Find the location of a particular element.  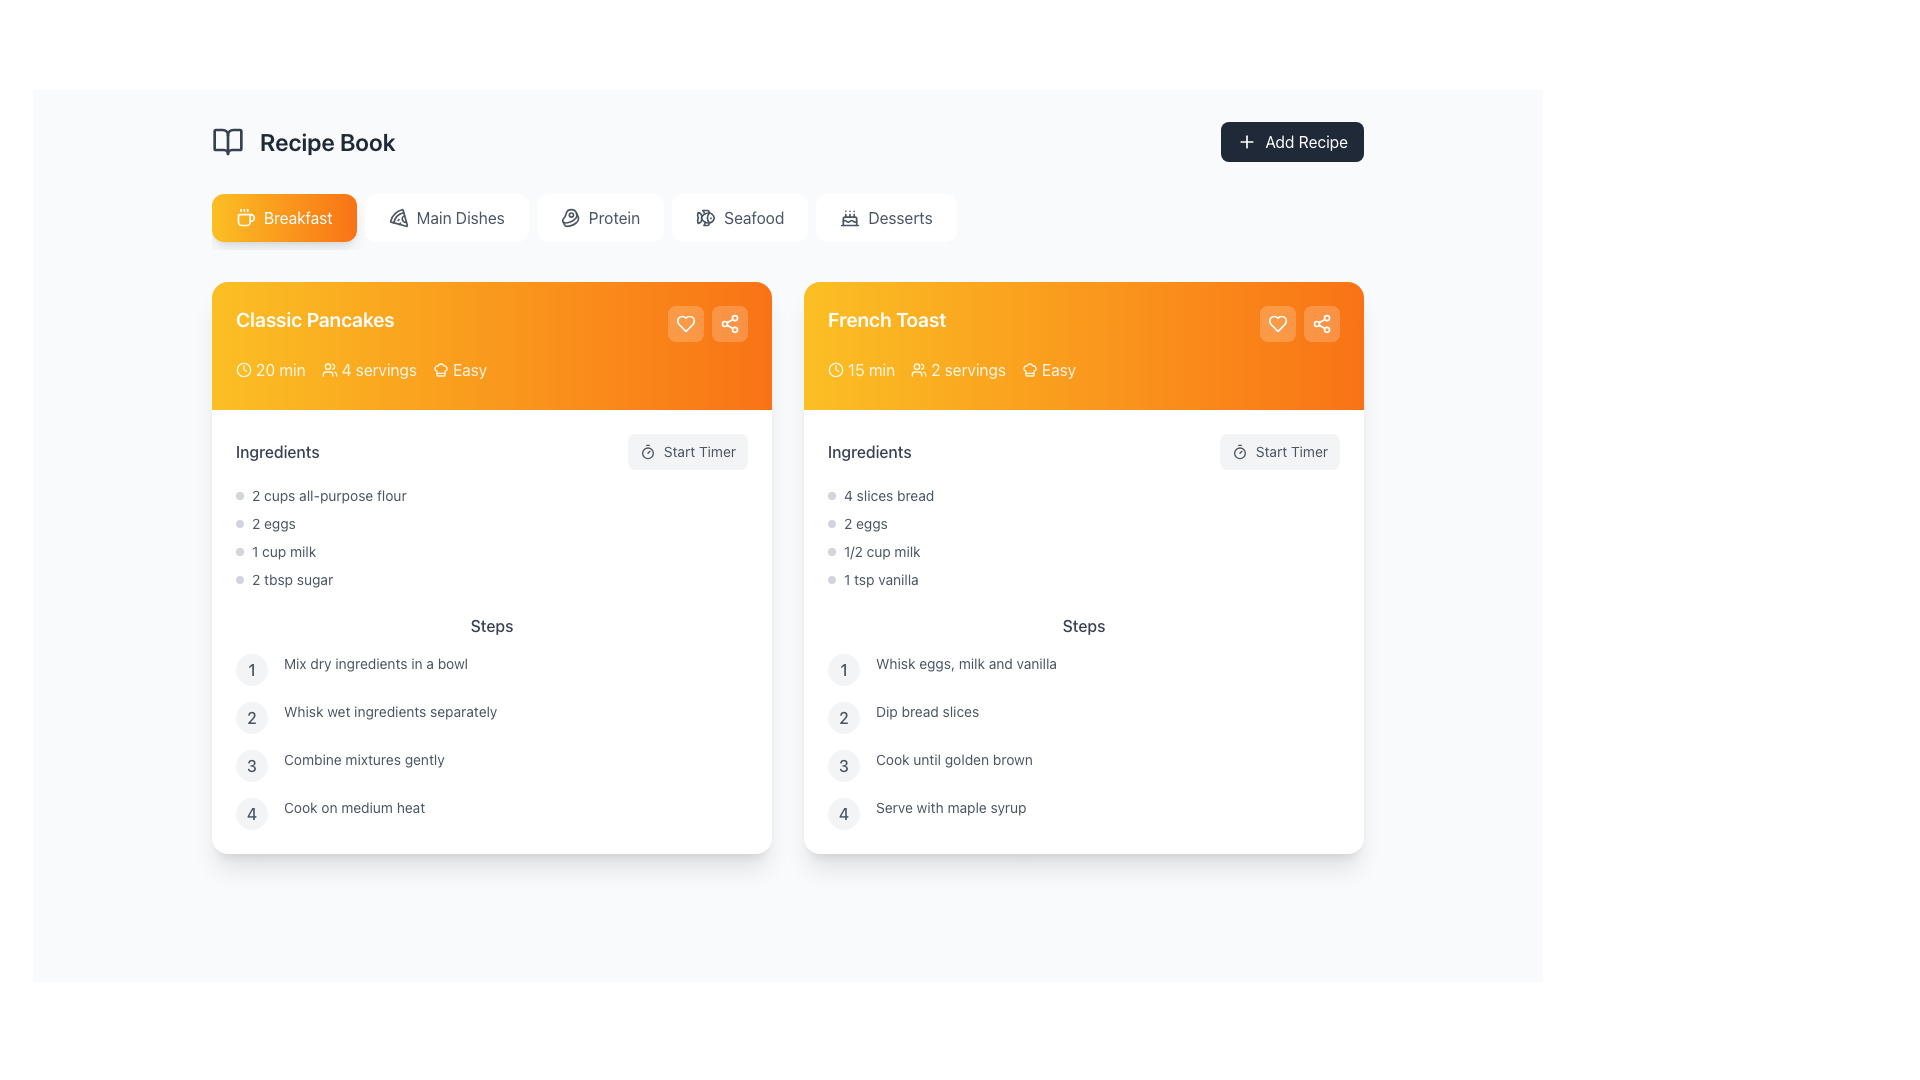

the text label 'Easy' which is prominently displayed in white font on an orange background, located on the right-hand side within the header of the 'Classic Pancakes' recipe card, next to a chef's hat icon is located at coordinates (469, 370).